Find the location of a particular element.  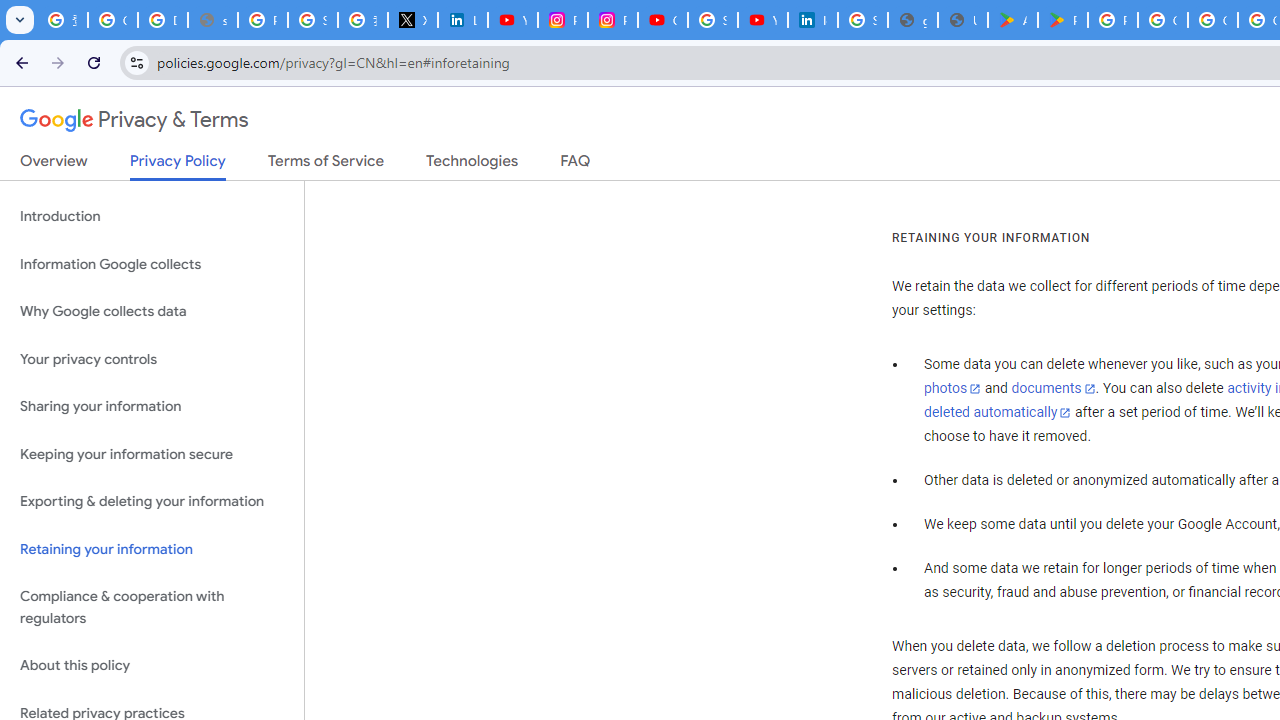

'photos' is located at coordinates (951, 389).